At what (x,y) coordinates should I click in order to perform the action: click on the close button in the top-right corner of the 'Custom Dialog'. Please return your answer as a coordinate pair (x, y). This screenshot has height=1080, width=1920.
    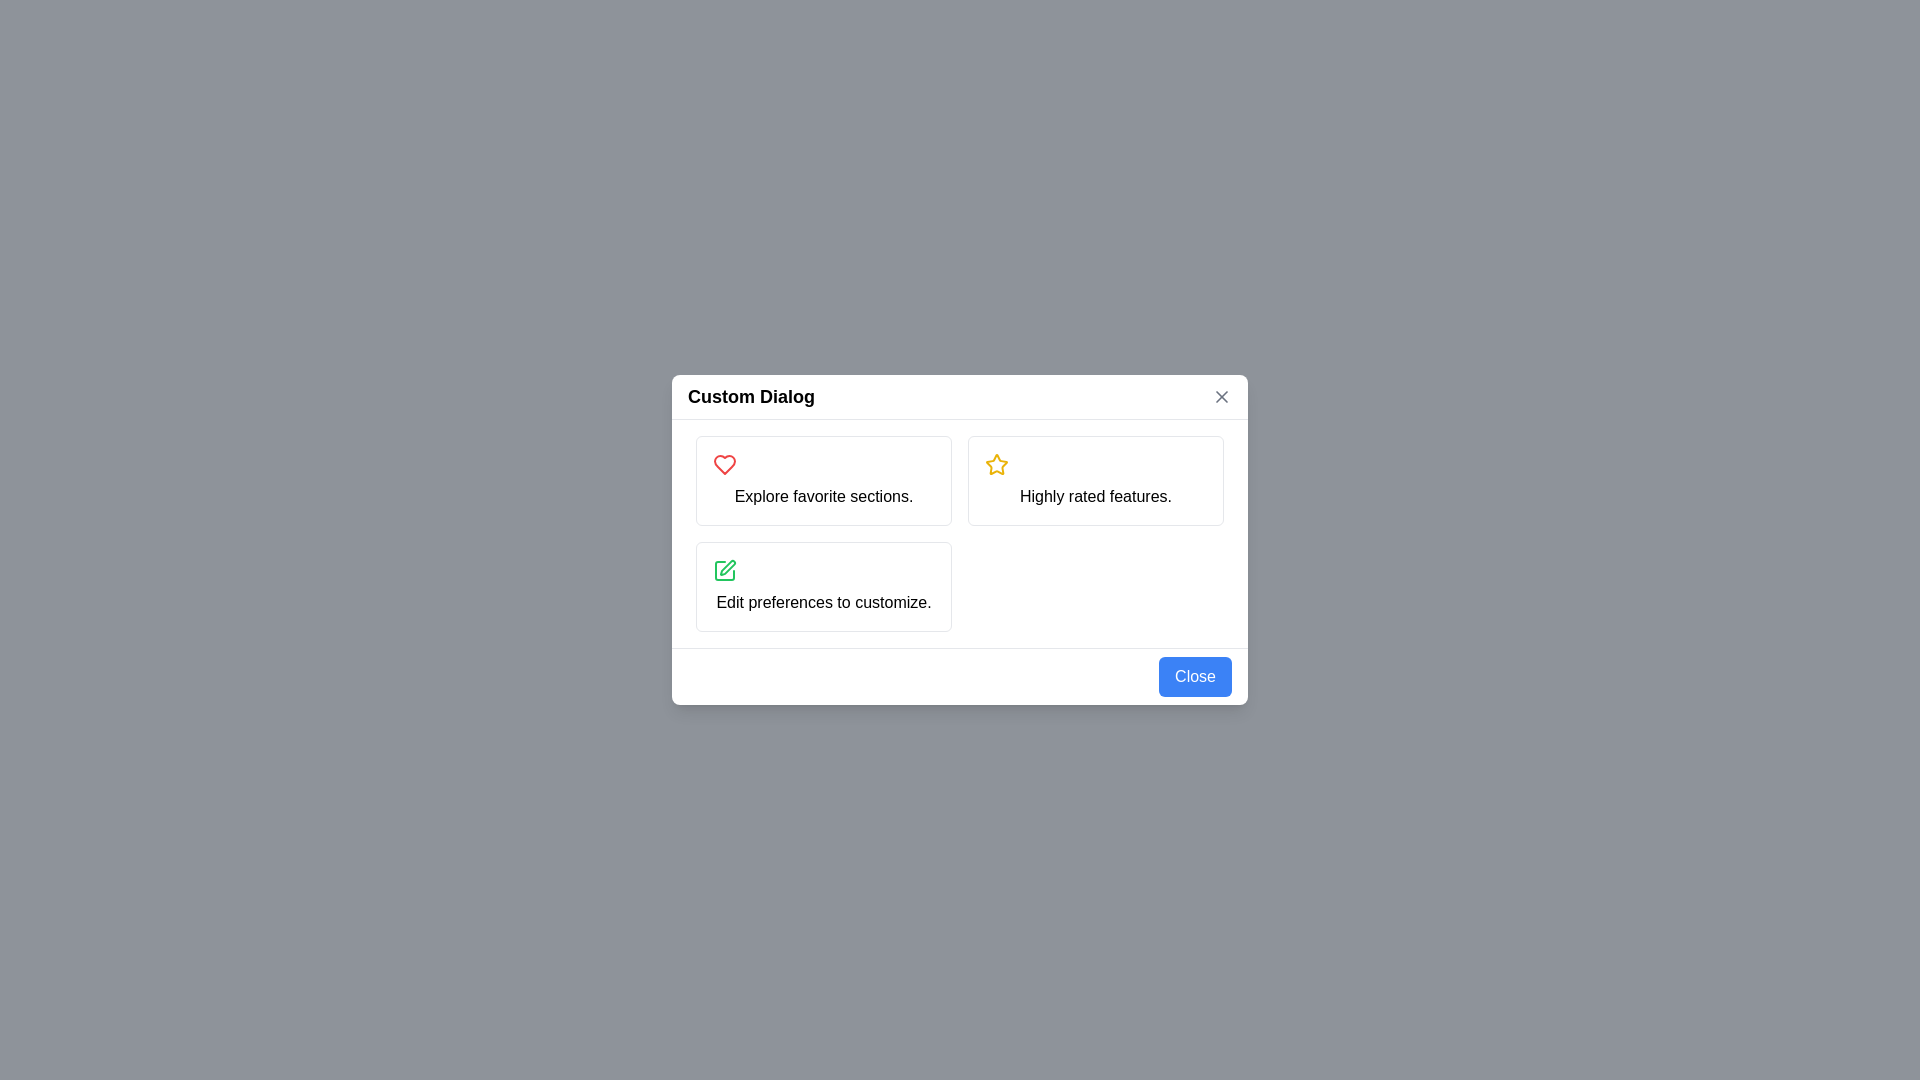
    Looking at the image, I should click on (1221, 397).